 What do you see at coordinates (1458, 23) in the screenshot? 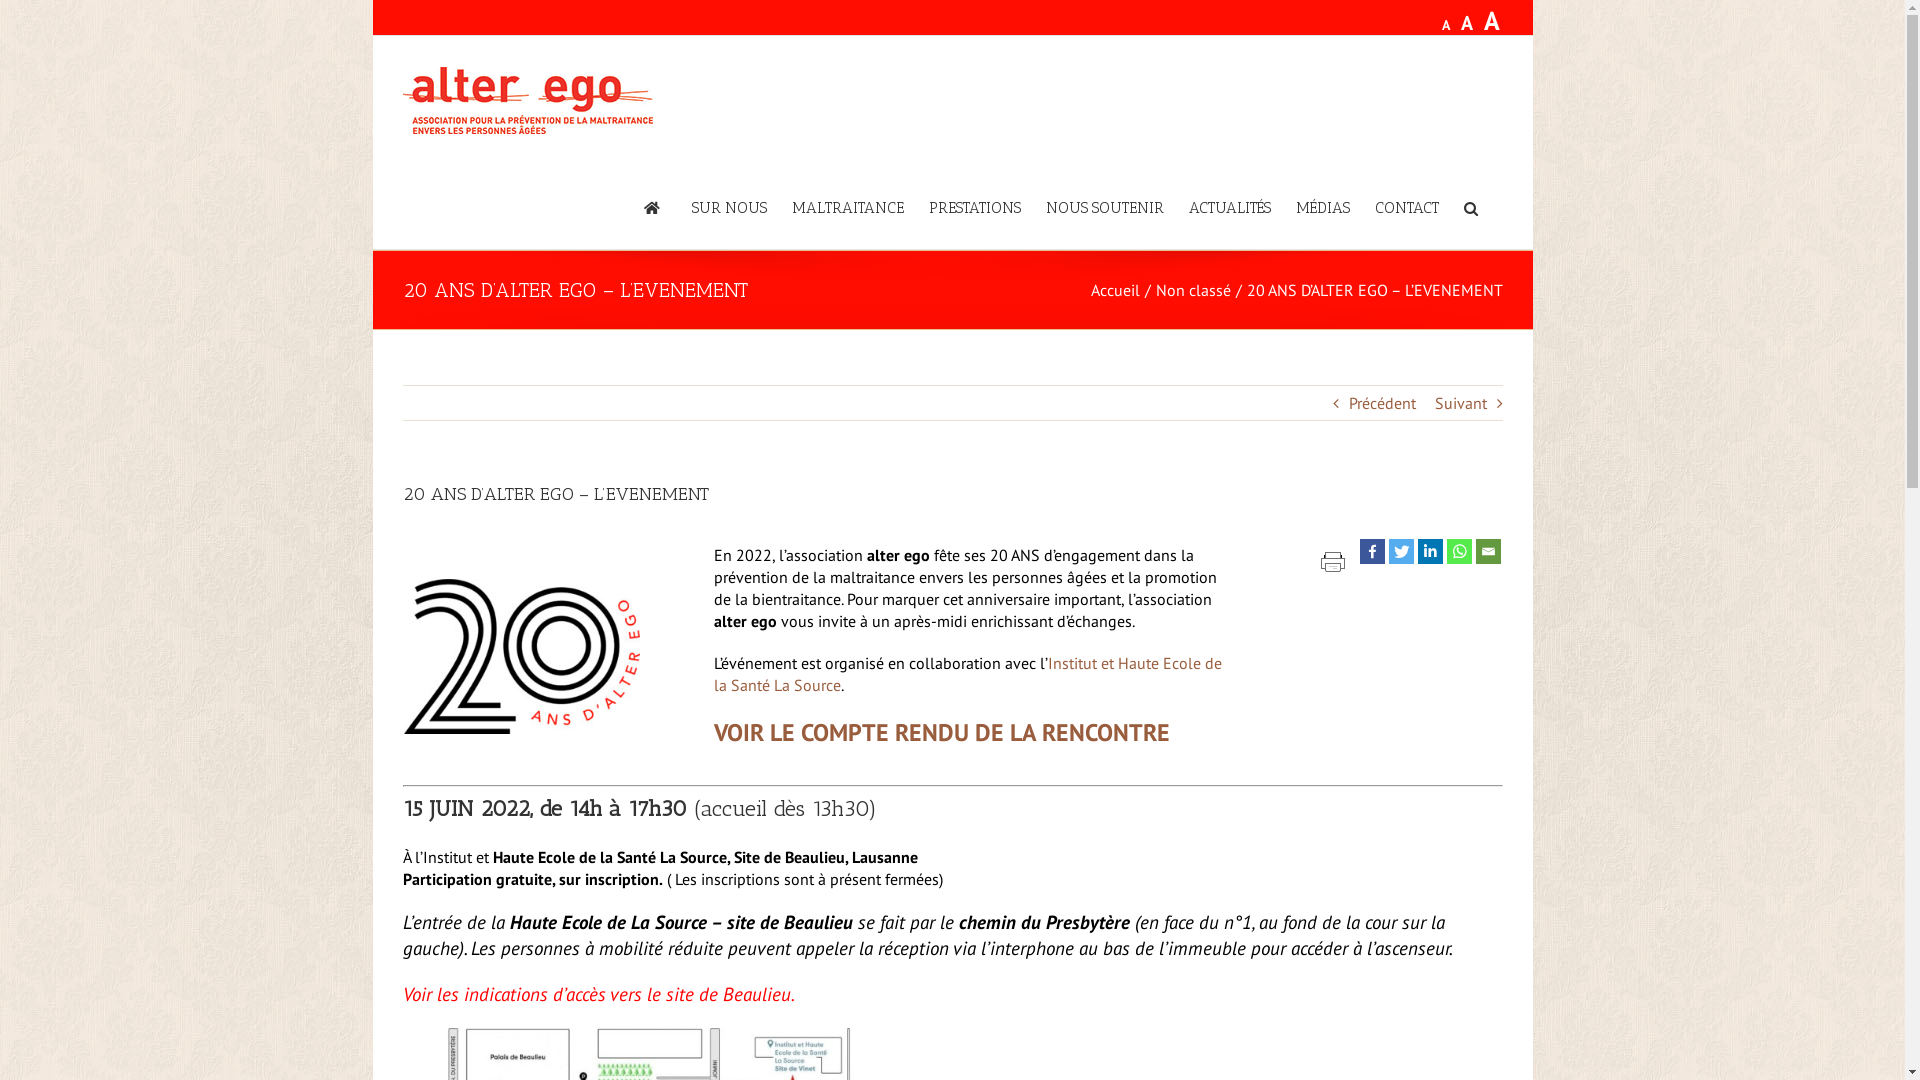
I see `'A` at bounding box center [1458, 23].